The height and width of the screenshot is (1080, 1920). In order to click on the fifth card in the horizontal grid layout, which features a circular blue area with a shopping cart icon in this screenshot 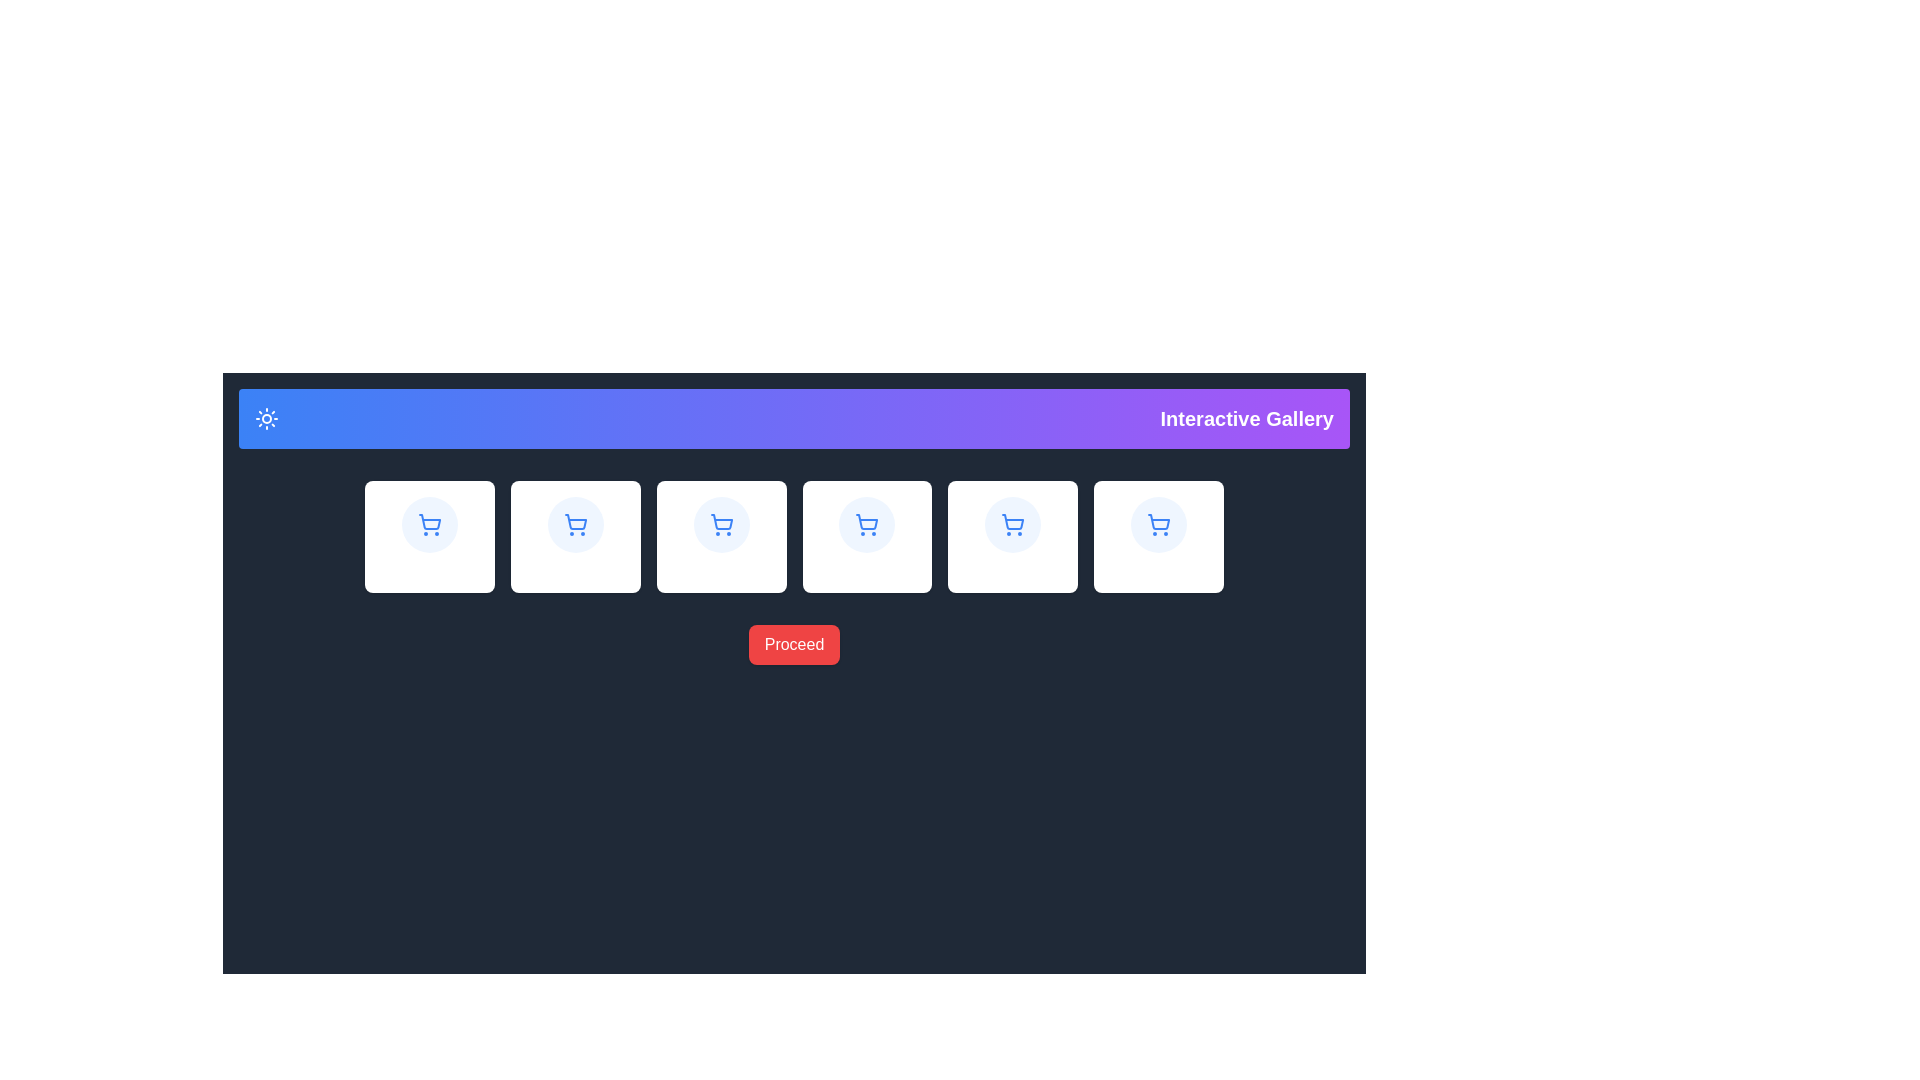, I will do `click(1013, 535)`.